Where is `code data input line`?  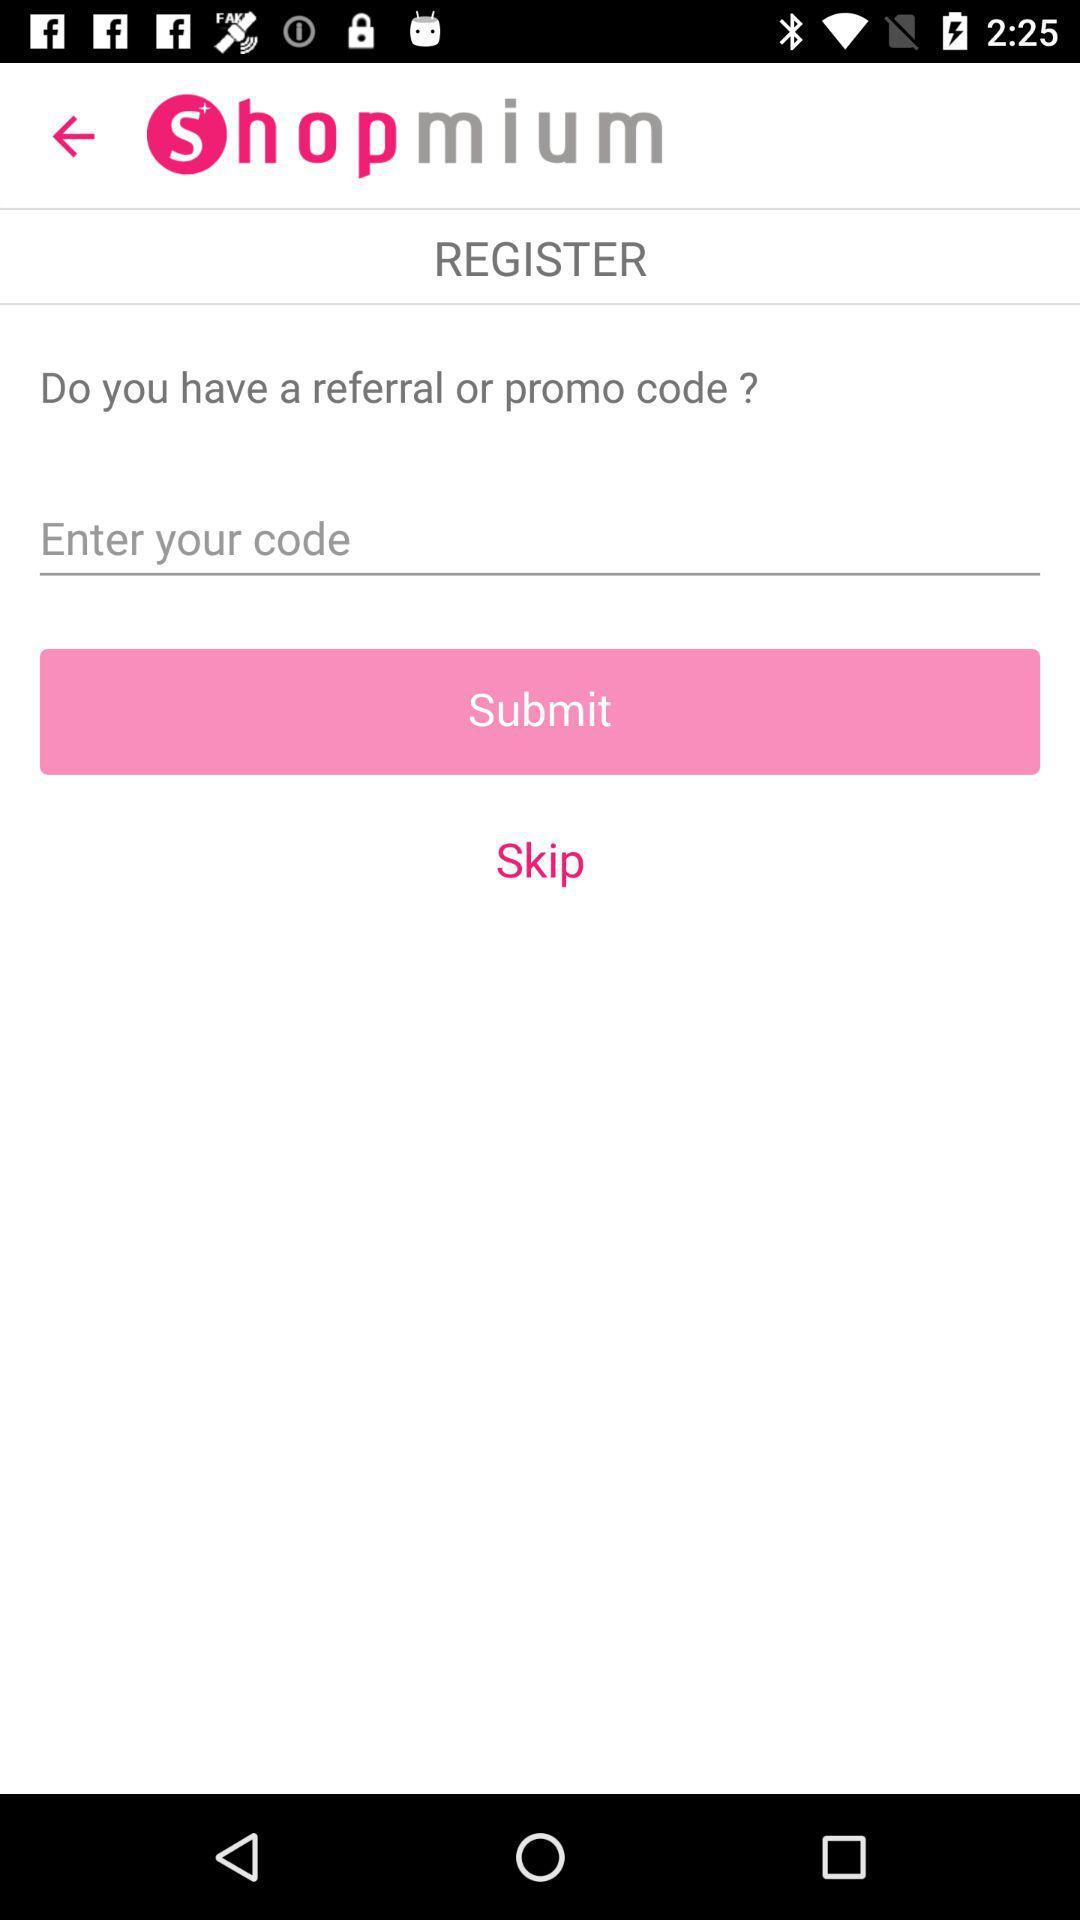
code data input line is located at coordinates (540, 531).